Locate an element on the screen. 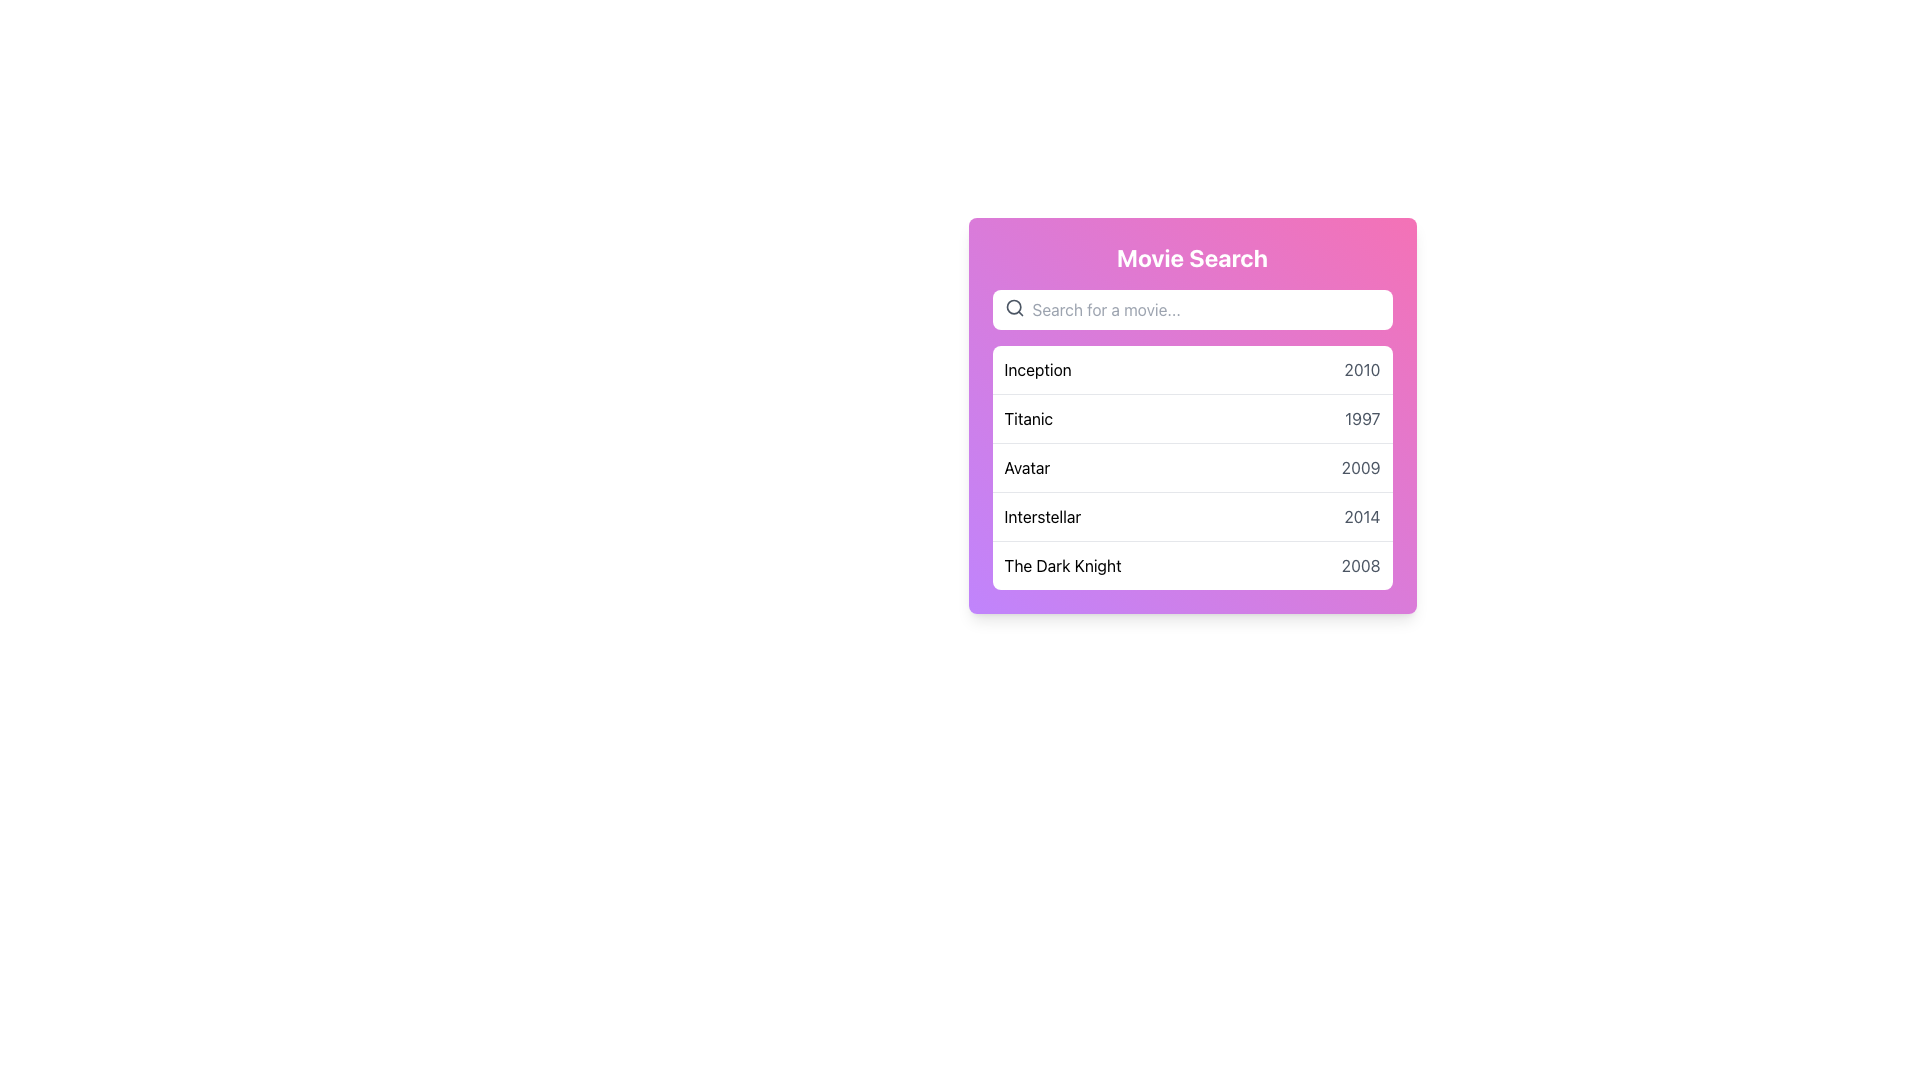 The height and width of the screenshot is (1080, 1920). the text label displaying 'Titanic', which is styled as plain black text on a white background and is horizontally aligned with the gray-colored year label '1997' is located at coordinates (1028, 418).